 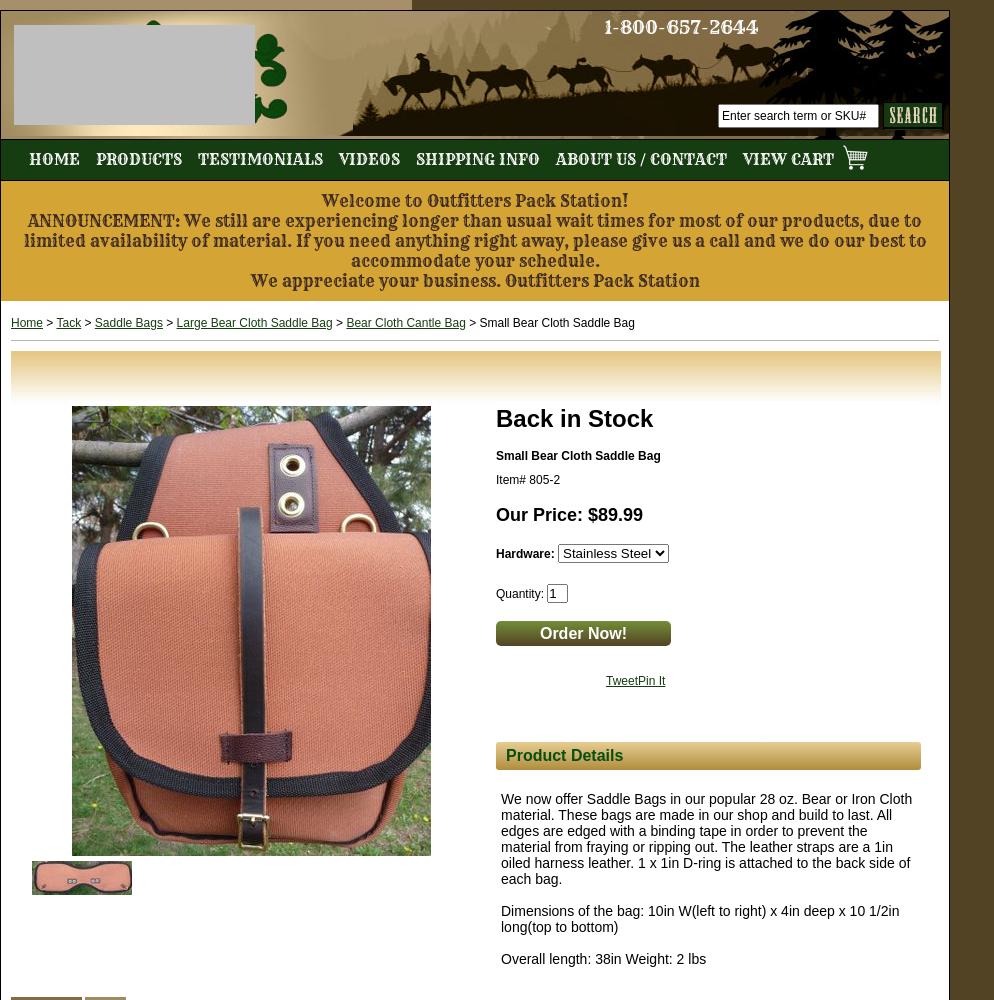 I want to click on 'We appreciate your business. Outfitters Pack Station', so click(x=473, y=281).